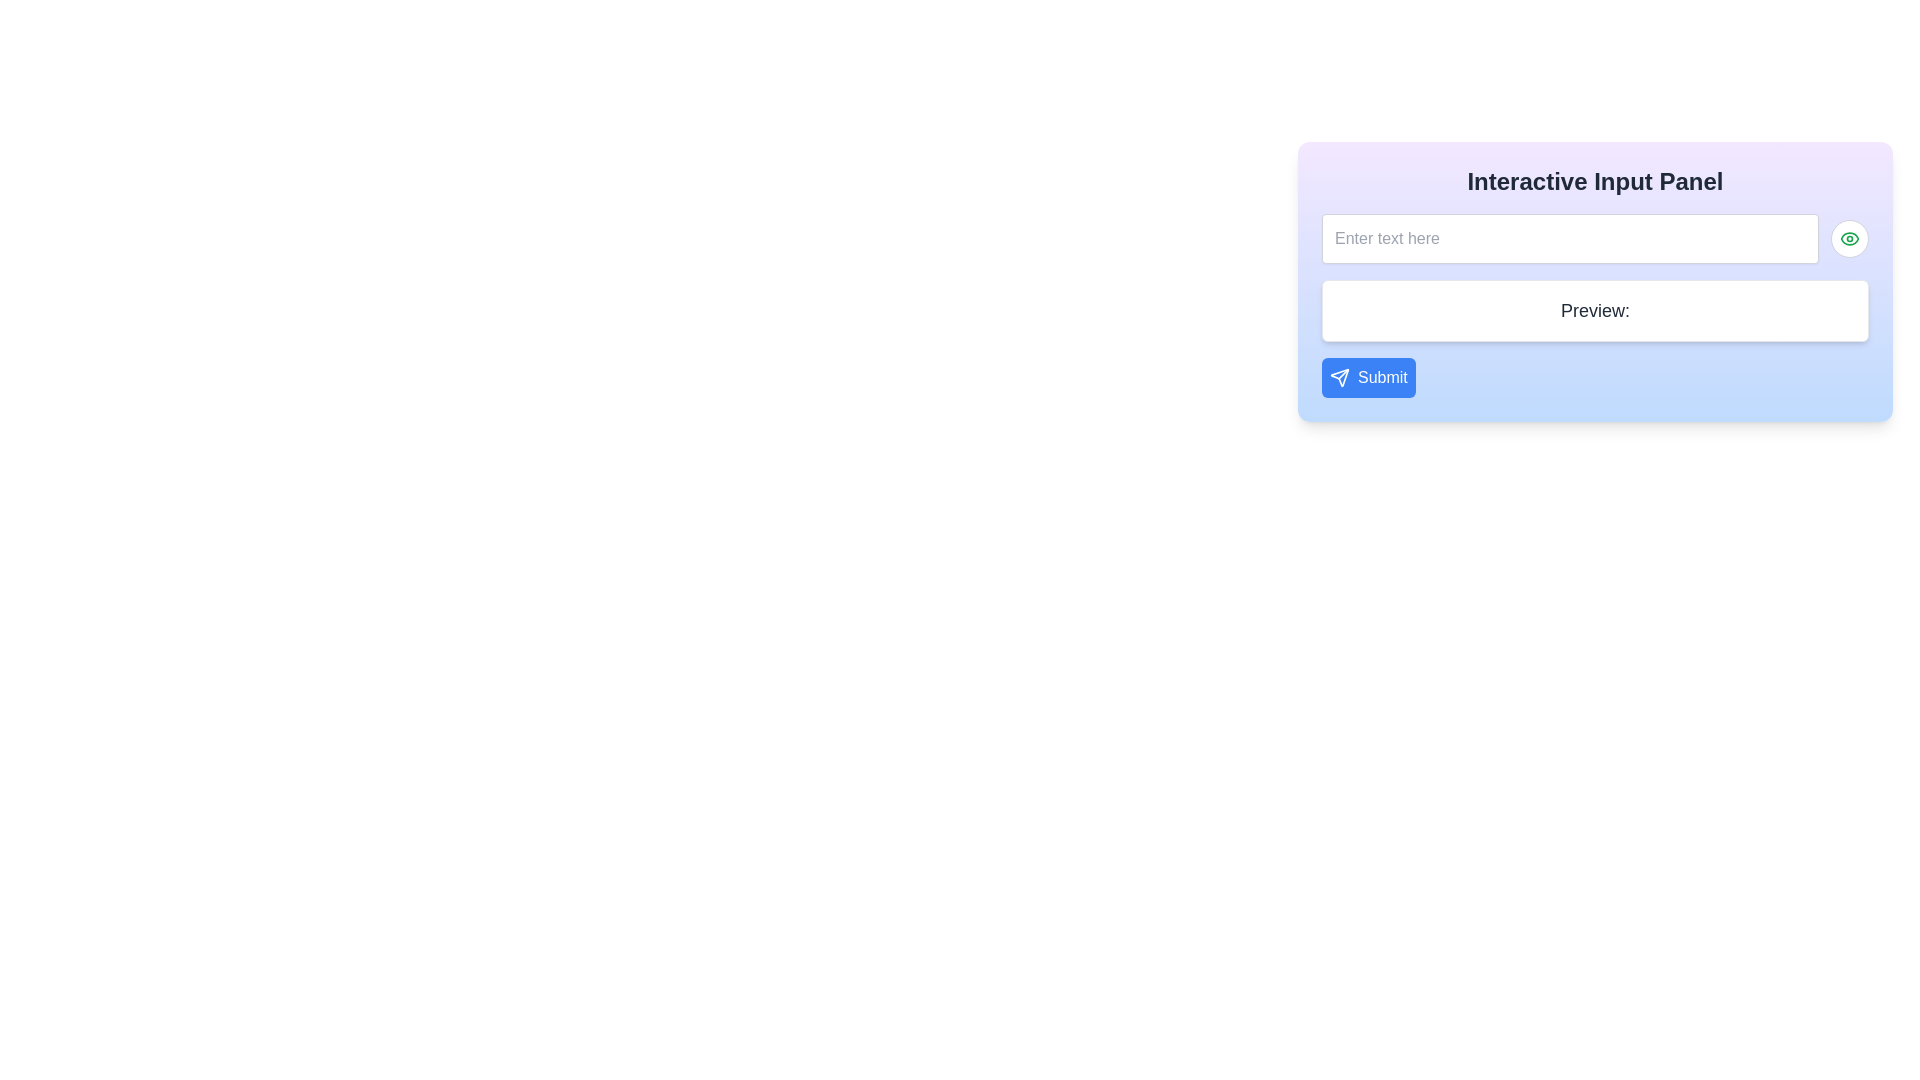 The height and width of the screenshot is (1080, 1920). Describe the element at coordinates (1367, 378) in the screenshot. I see `the 'Submit' button with a blue background and white text, located in the 'Interactive Input Panel' at the bottom-left corner` at that location.